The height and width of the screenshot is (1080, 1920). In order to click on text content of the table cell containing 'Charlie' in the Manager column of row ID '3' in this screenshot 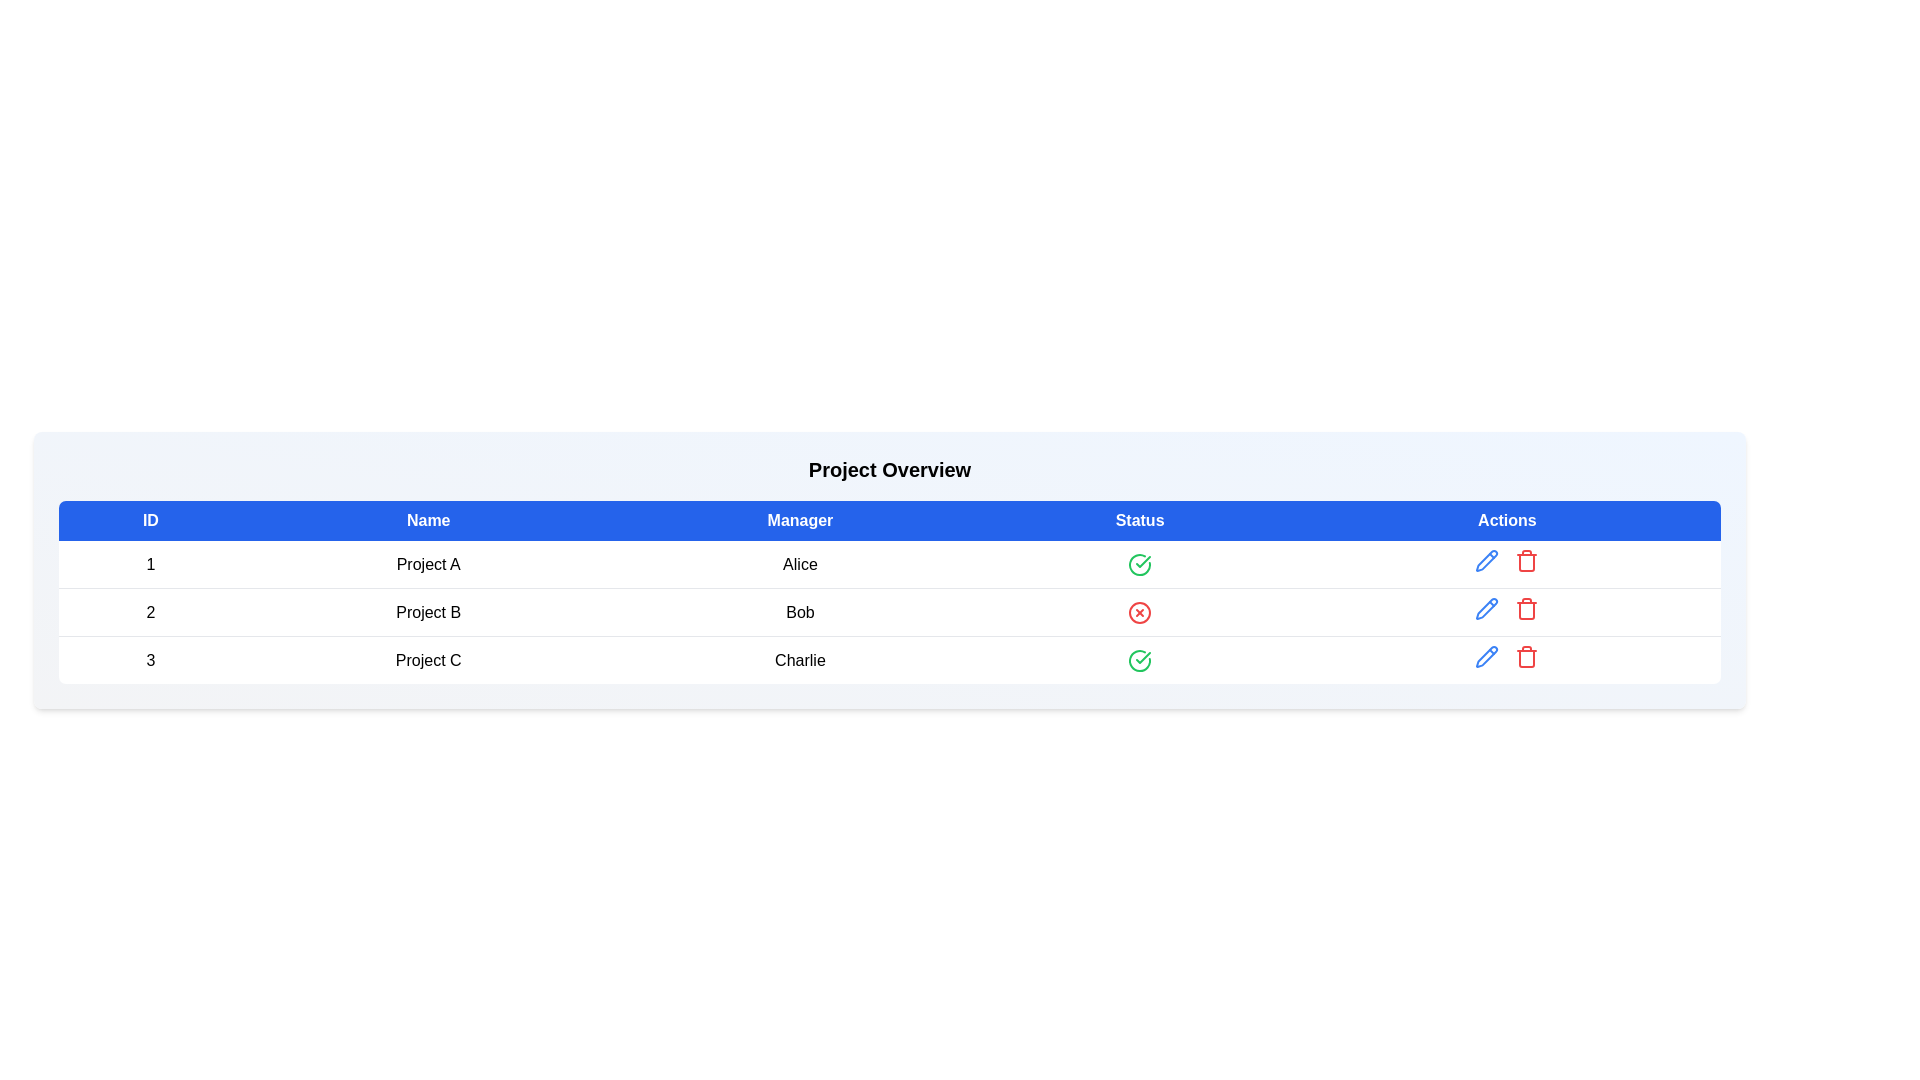, I will do `click(800, 660)`.